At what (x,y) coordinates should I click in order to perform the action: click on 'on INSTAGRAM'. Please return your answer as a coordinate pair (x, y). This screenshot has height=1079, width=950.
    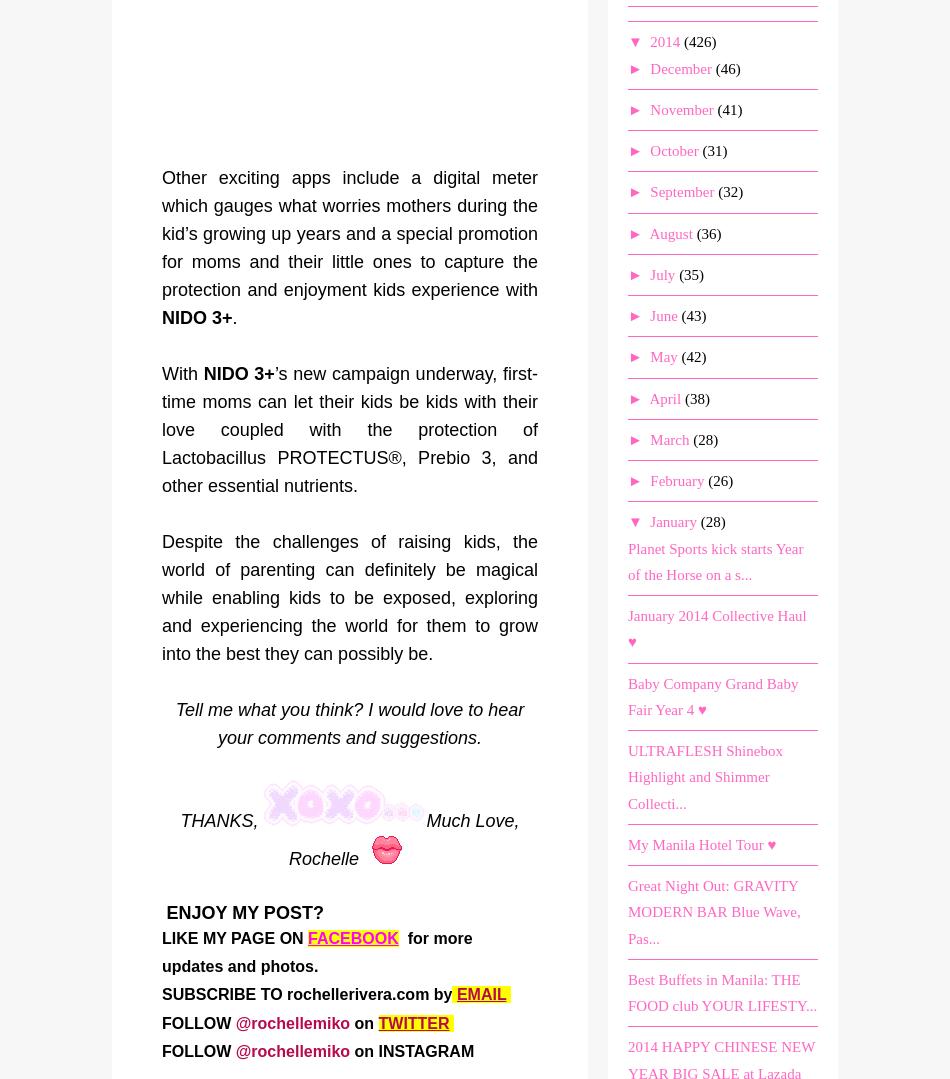
    Looking at the image, I should click on (415, 1050).